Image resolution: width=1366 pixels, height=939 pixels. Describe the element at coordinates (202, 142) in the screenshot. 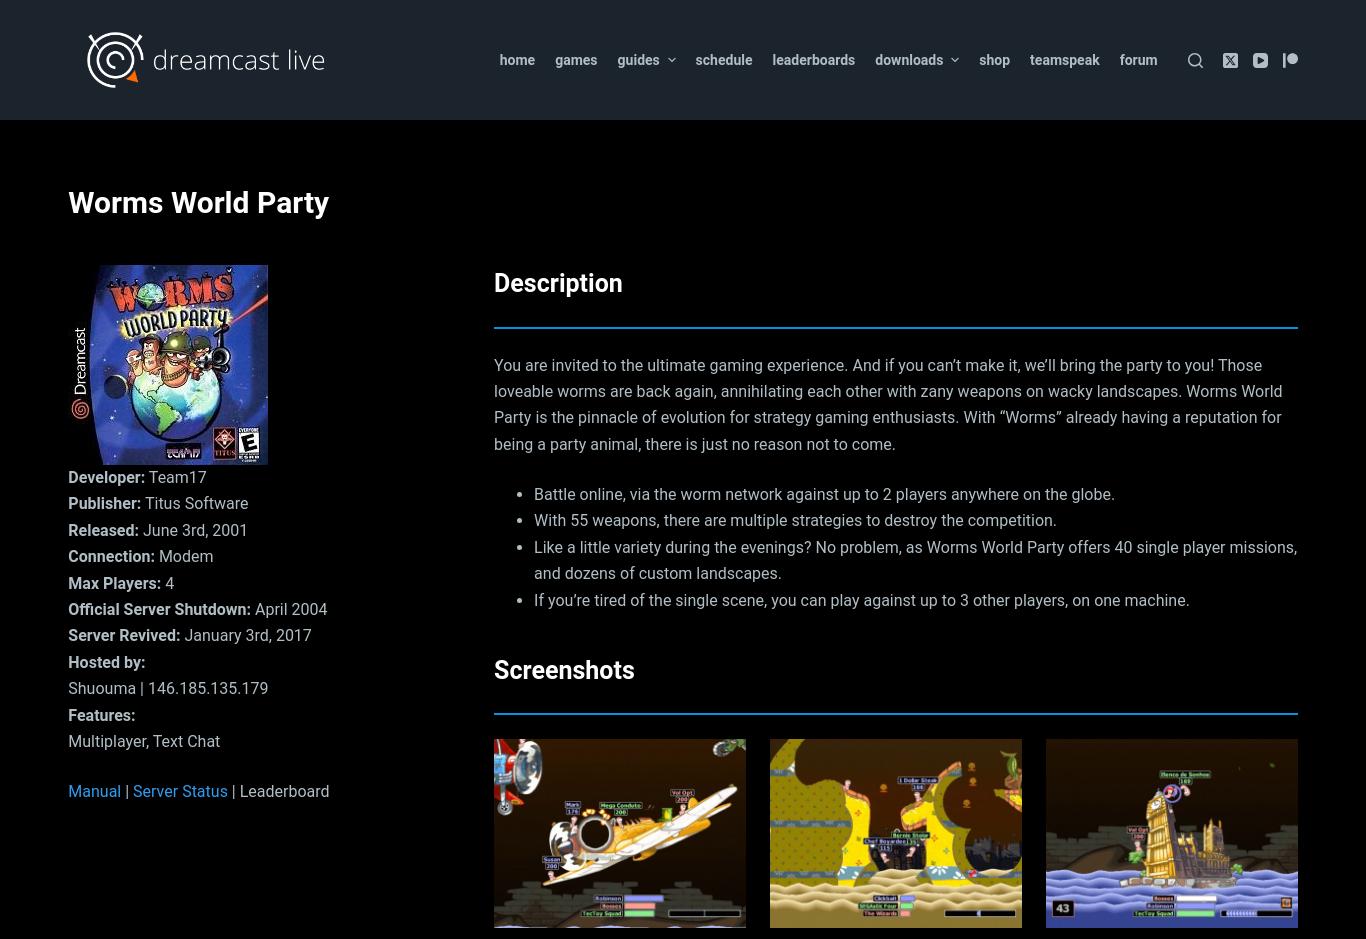

I see `'4.8 out of 5 stars (based on 5 reviews)'` at that location.